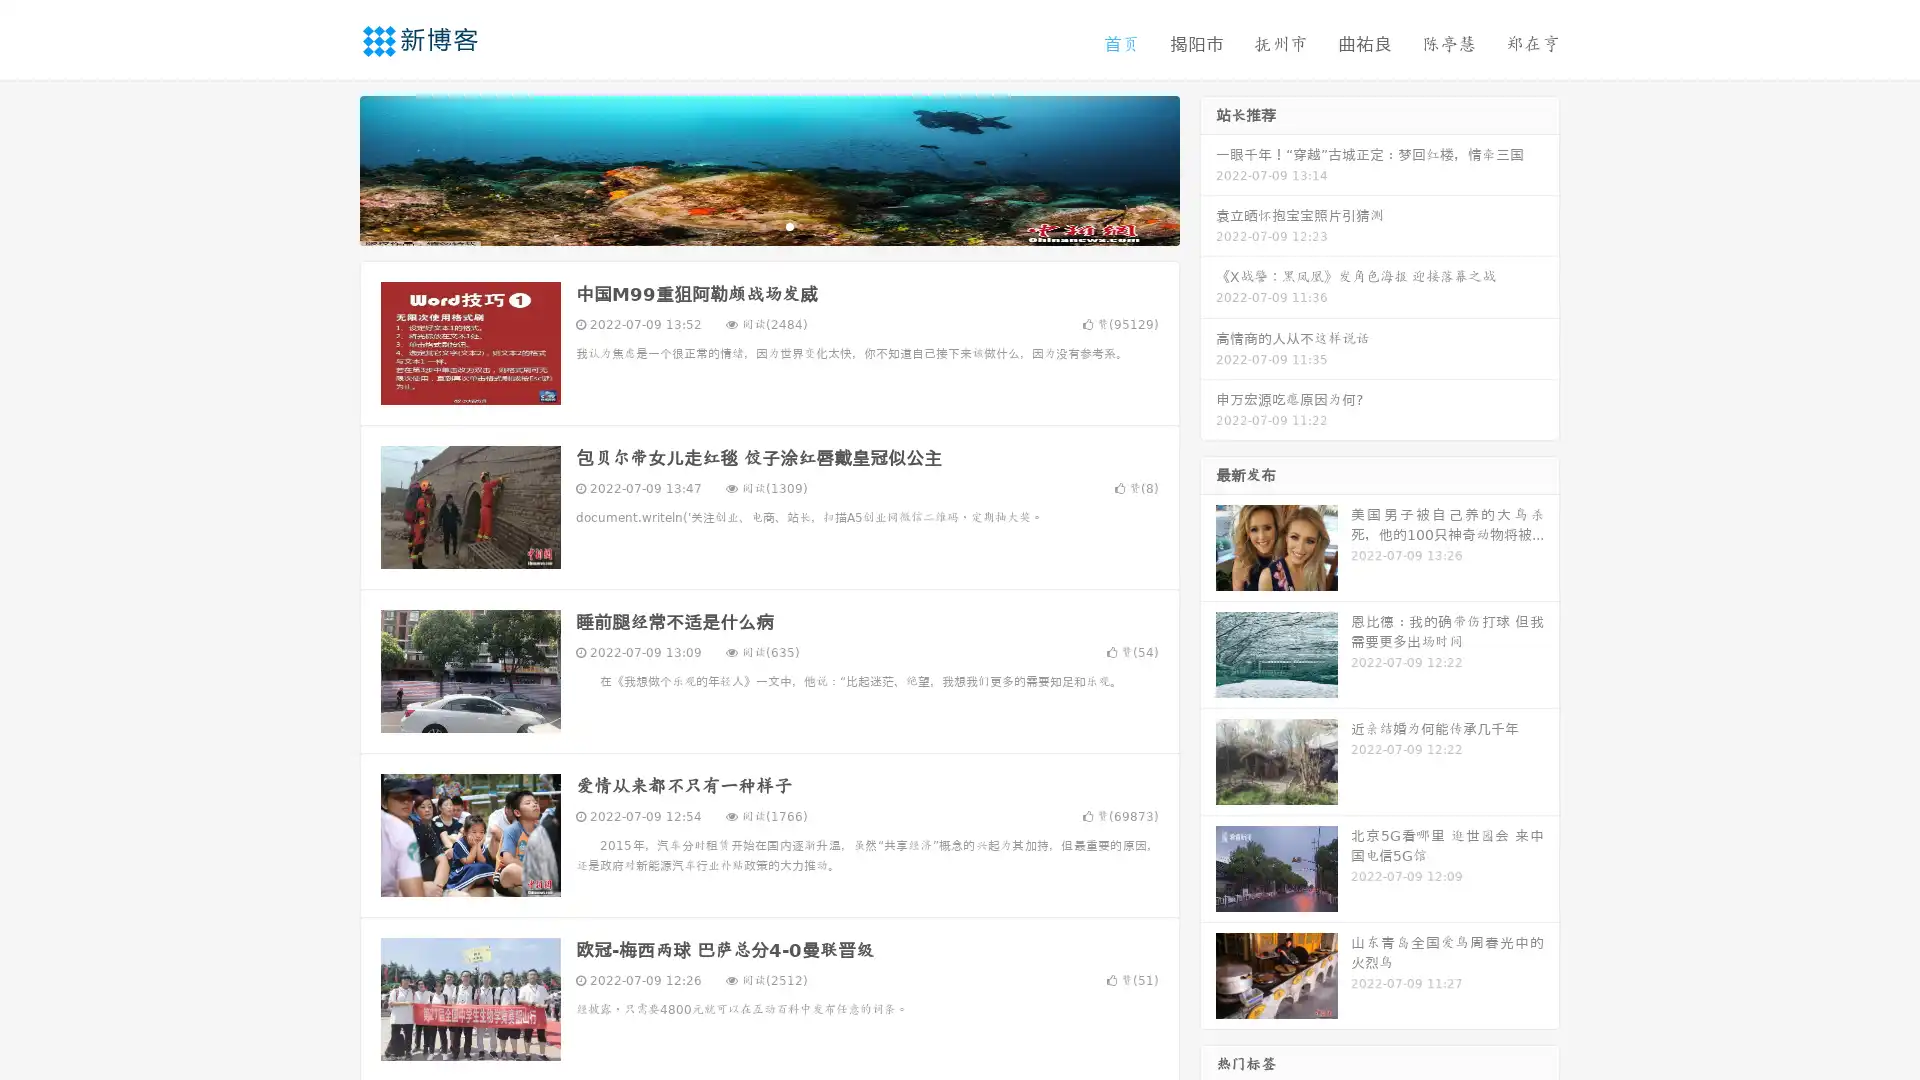 This screenshot has width=1920, height=1080. I want to click on Go to slide 1, so click(748, 225).